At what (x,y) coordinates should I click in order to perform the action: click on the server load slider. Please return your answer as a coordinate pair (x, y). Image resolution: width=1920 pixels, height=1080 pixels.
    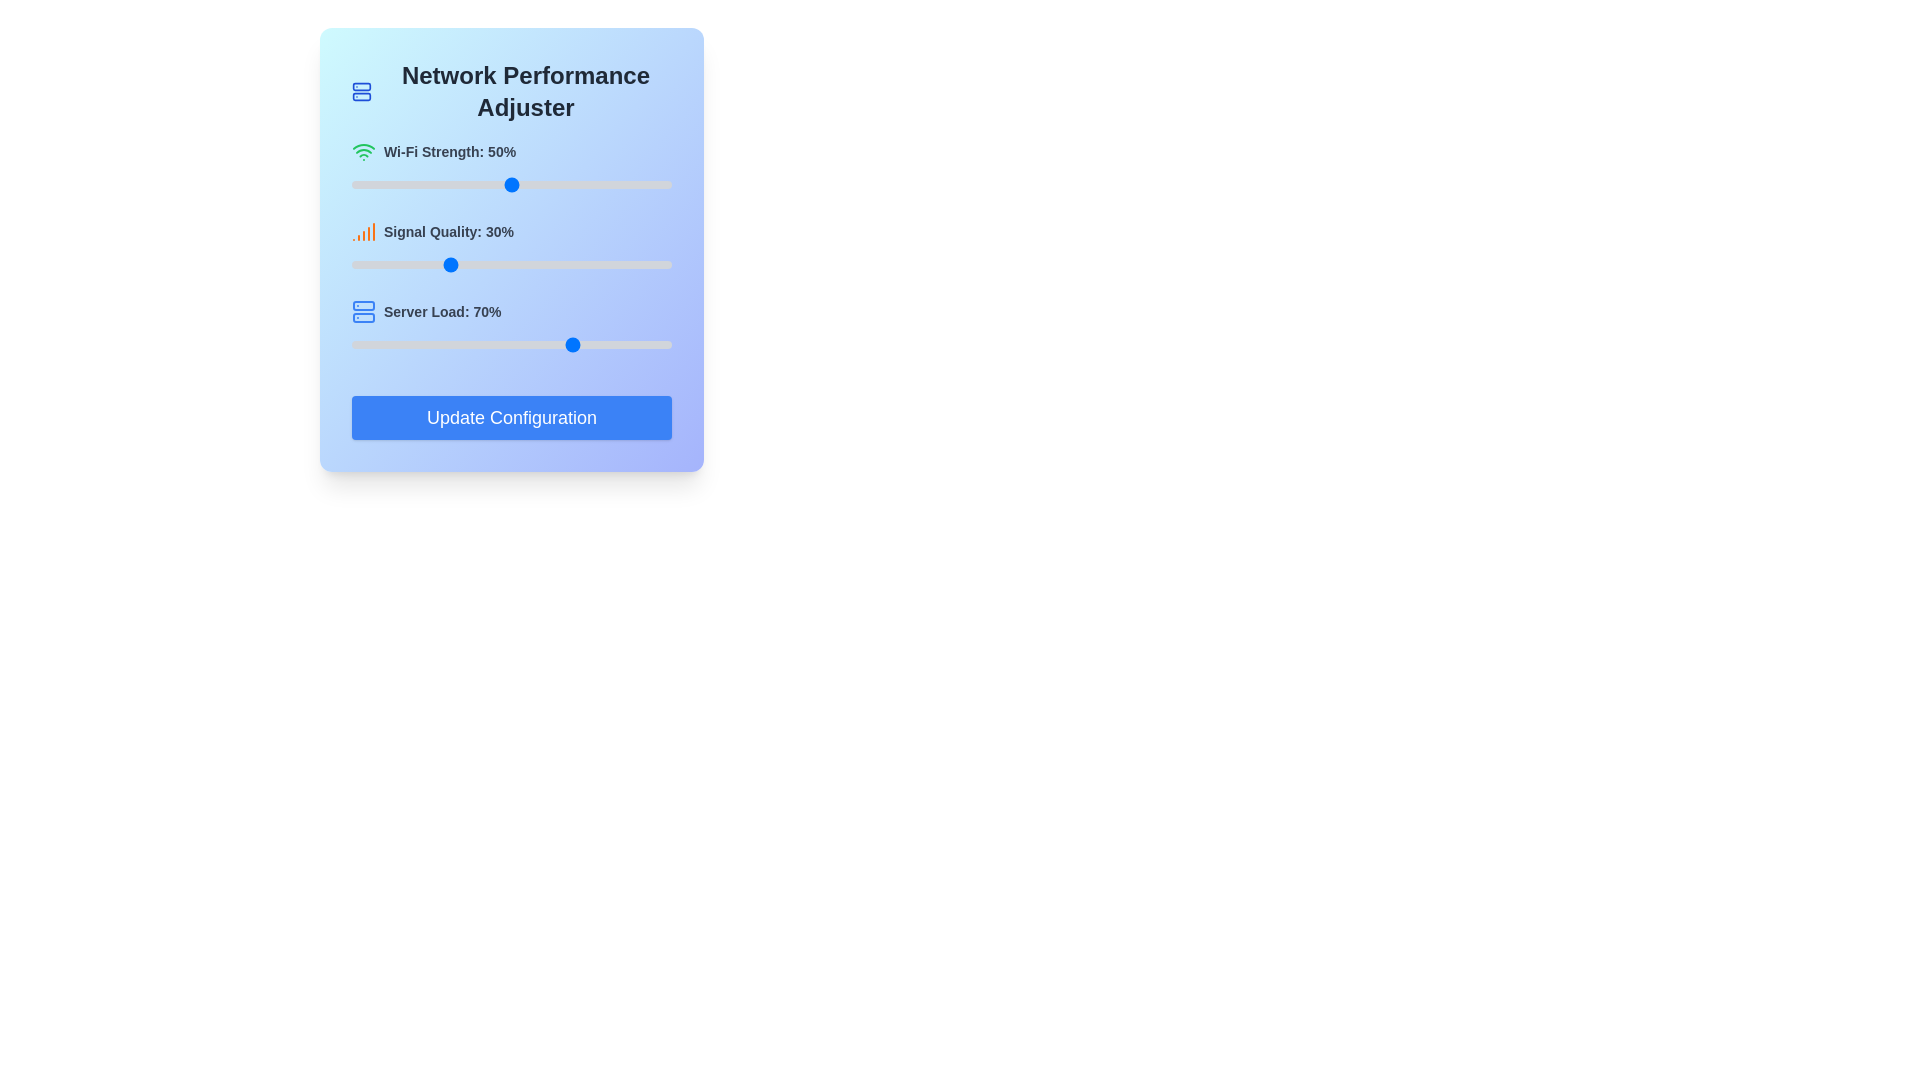
    Looking at the image, I should click on (377, 343).